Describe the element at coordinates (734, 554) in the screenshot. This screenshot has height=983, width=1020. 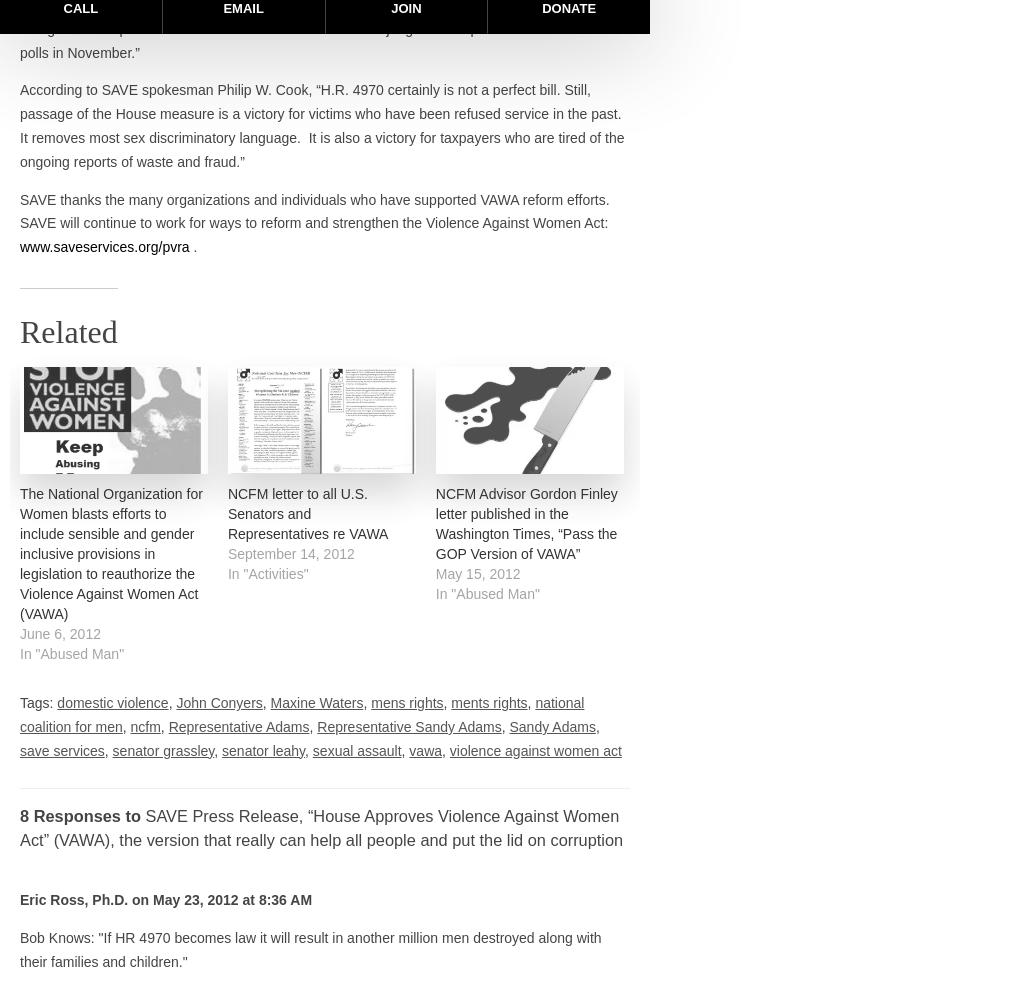
I see `'Reproductive Rights'` at that location.